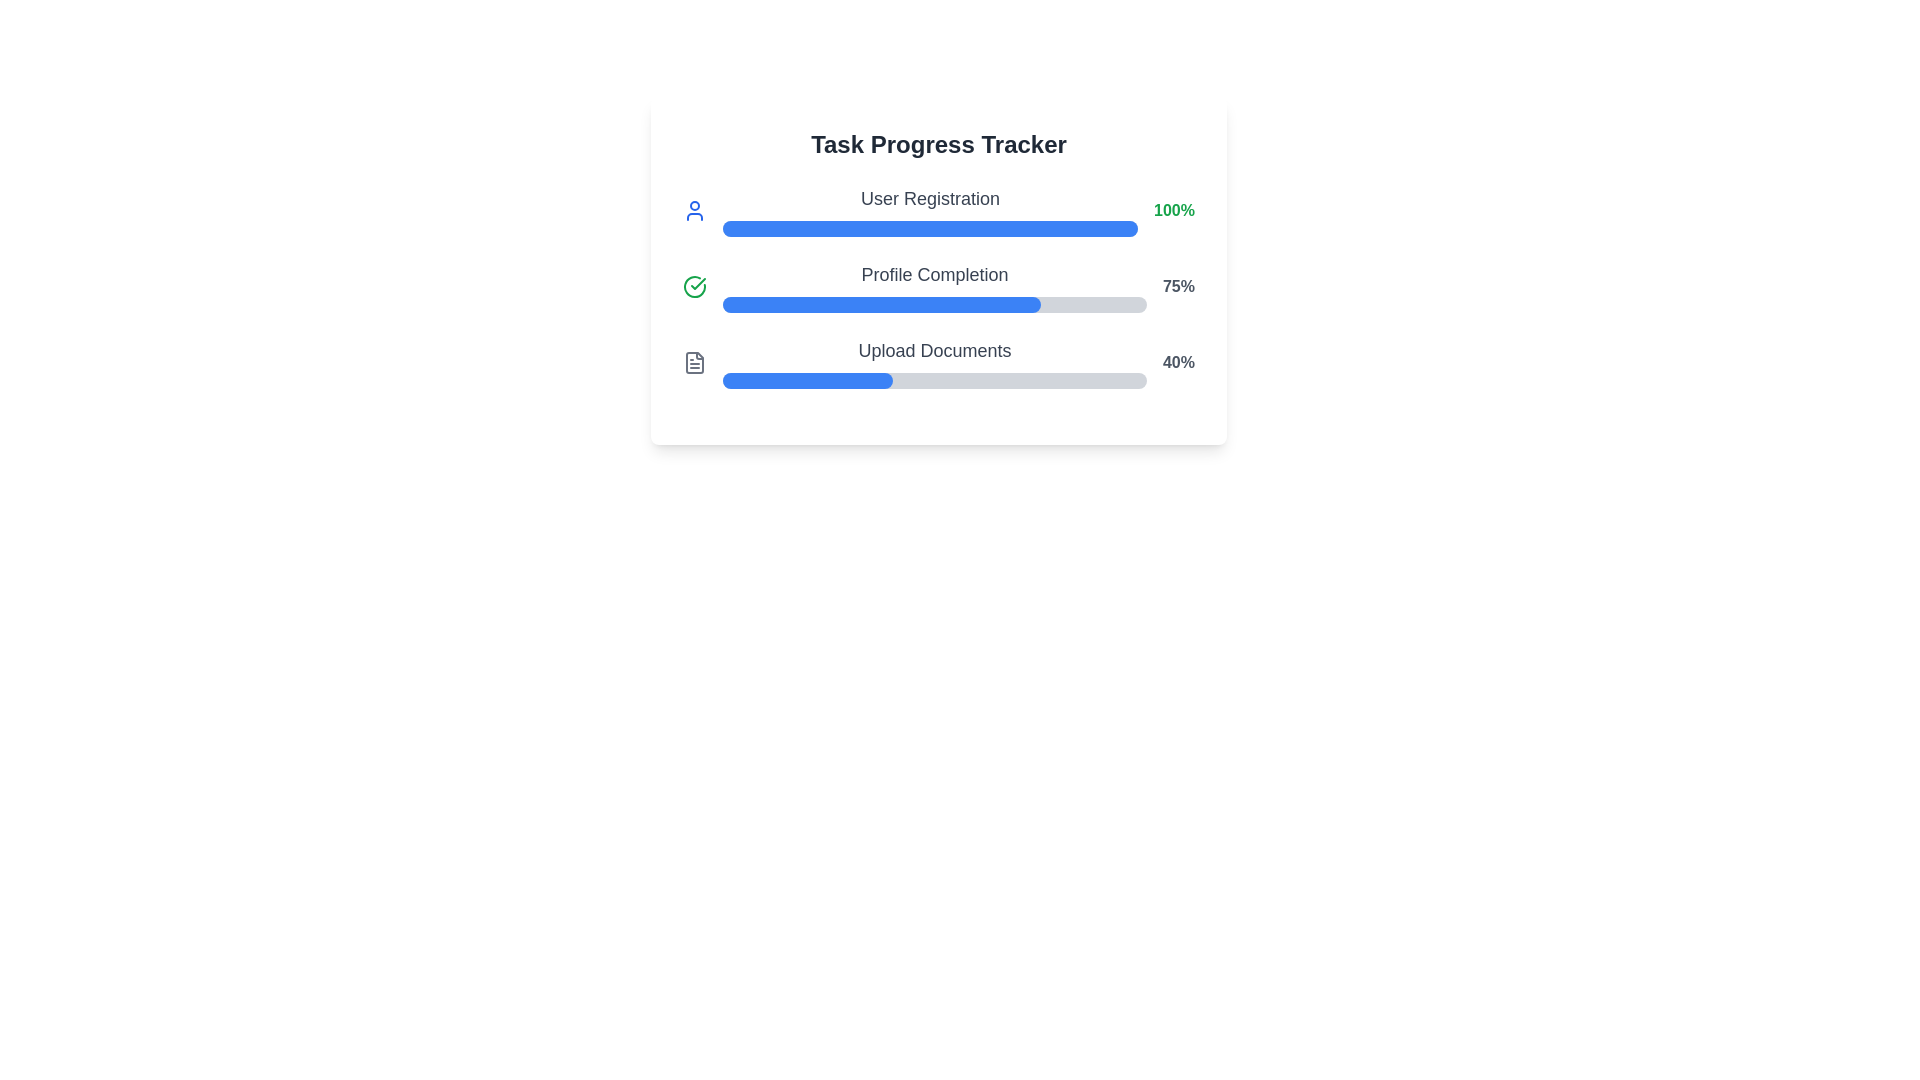 The height and width of the screenshot is (1080, 1920). Describe the element at coordinates (807, 381) in the screenshot. I see `the first segment of the third progress bar which visually represents 40% completion, located below the 'Upload Documents' label` at that location.